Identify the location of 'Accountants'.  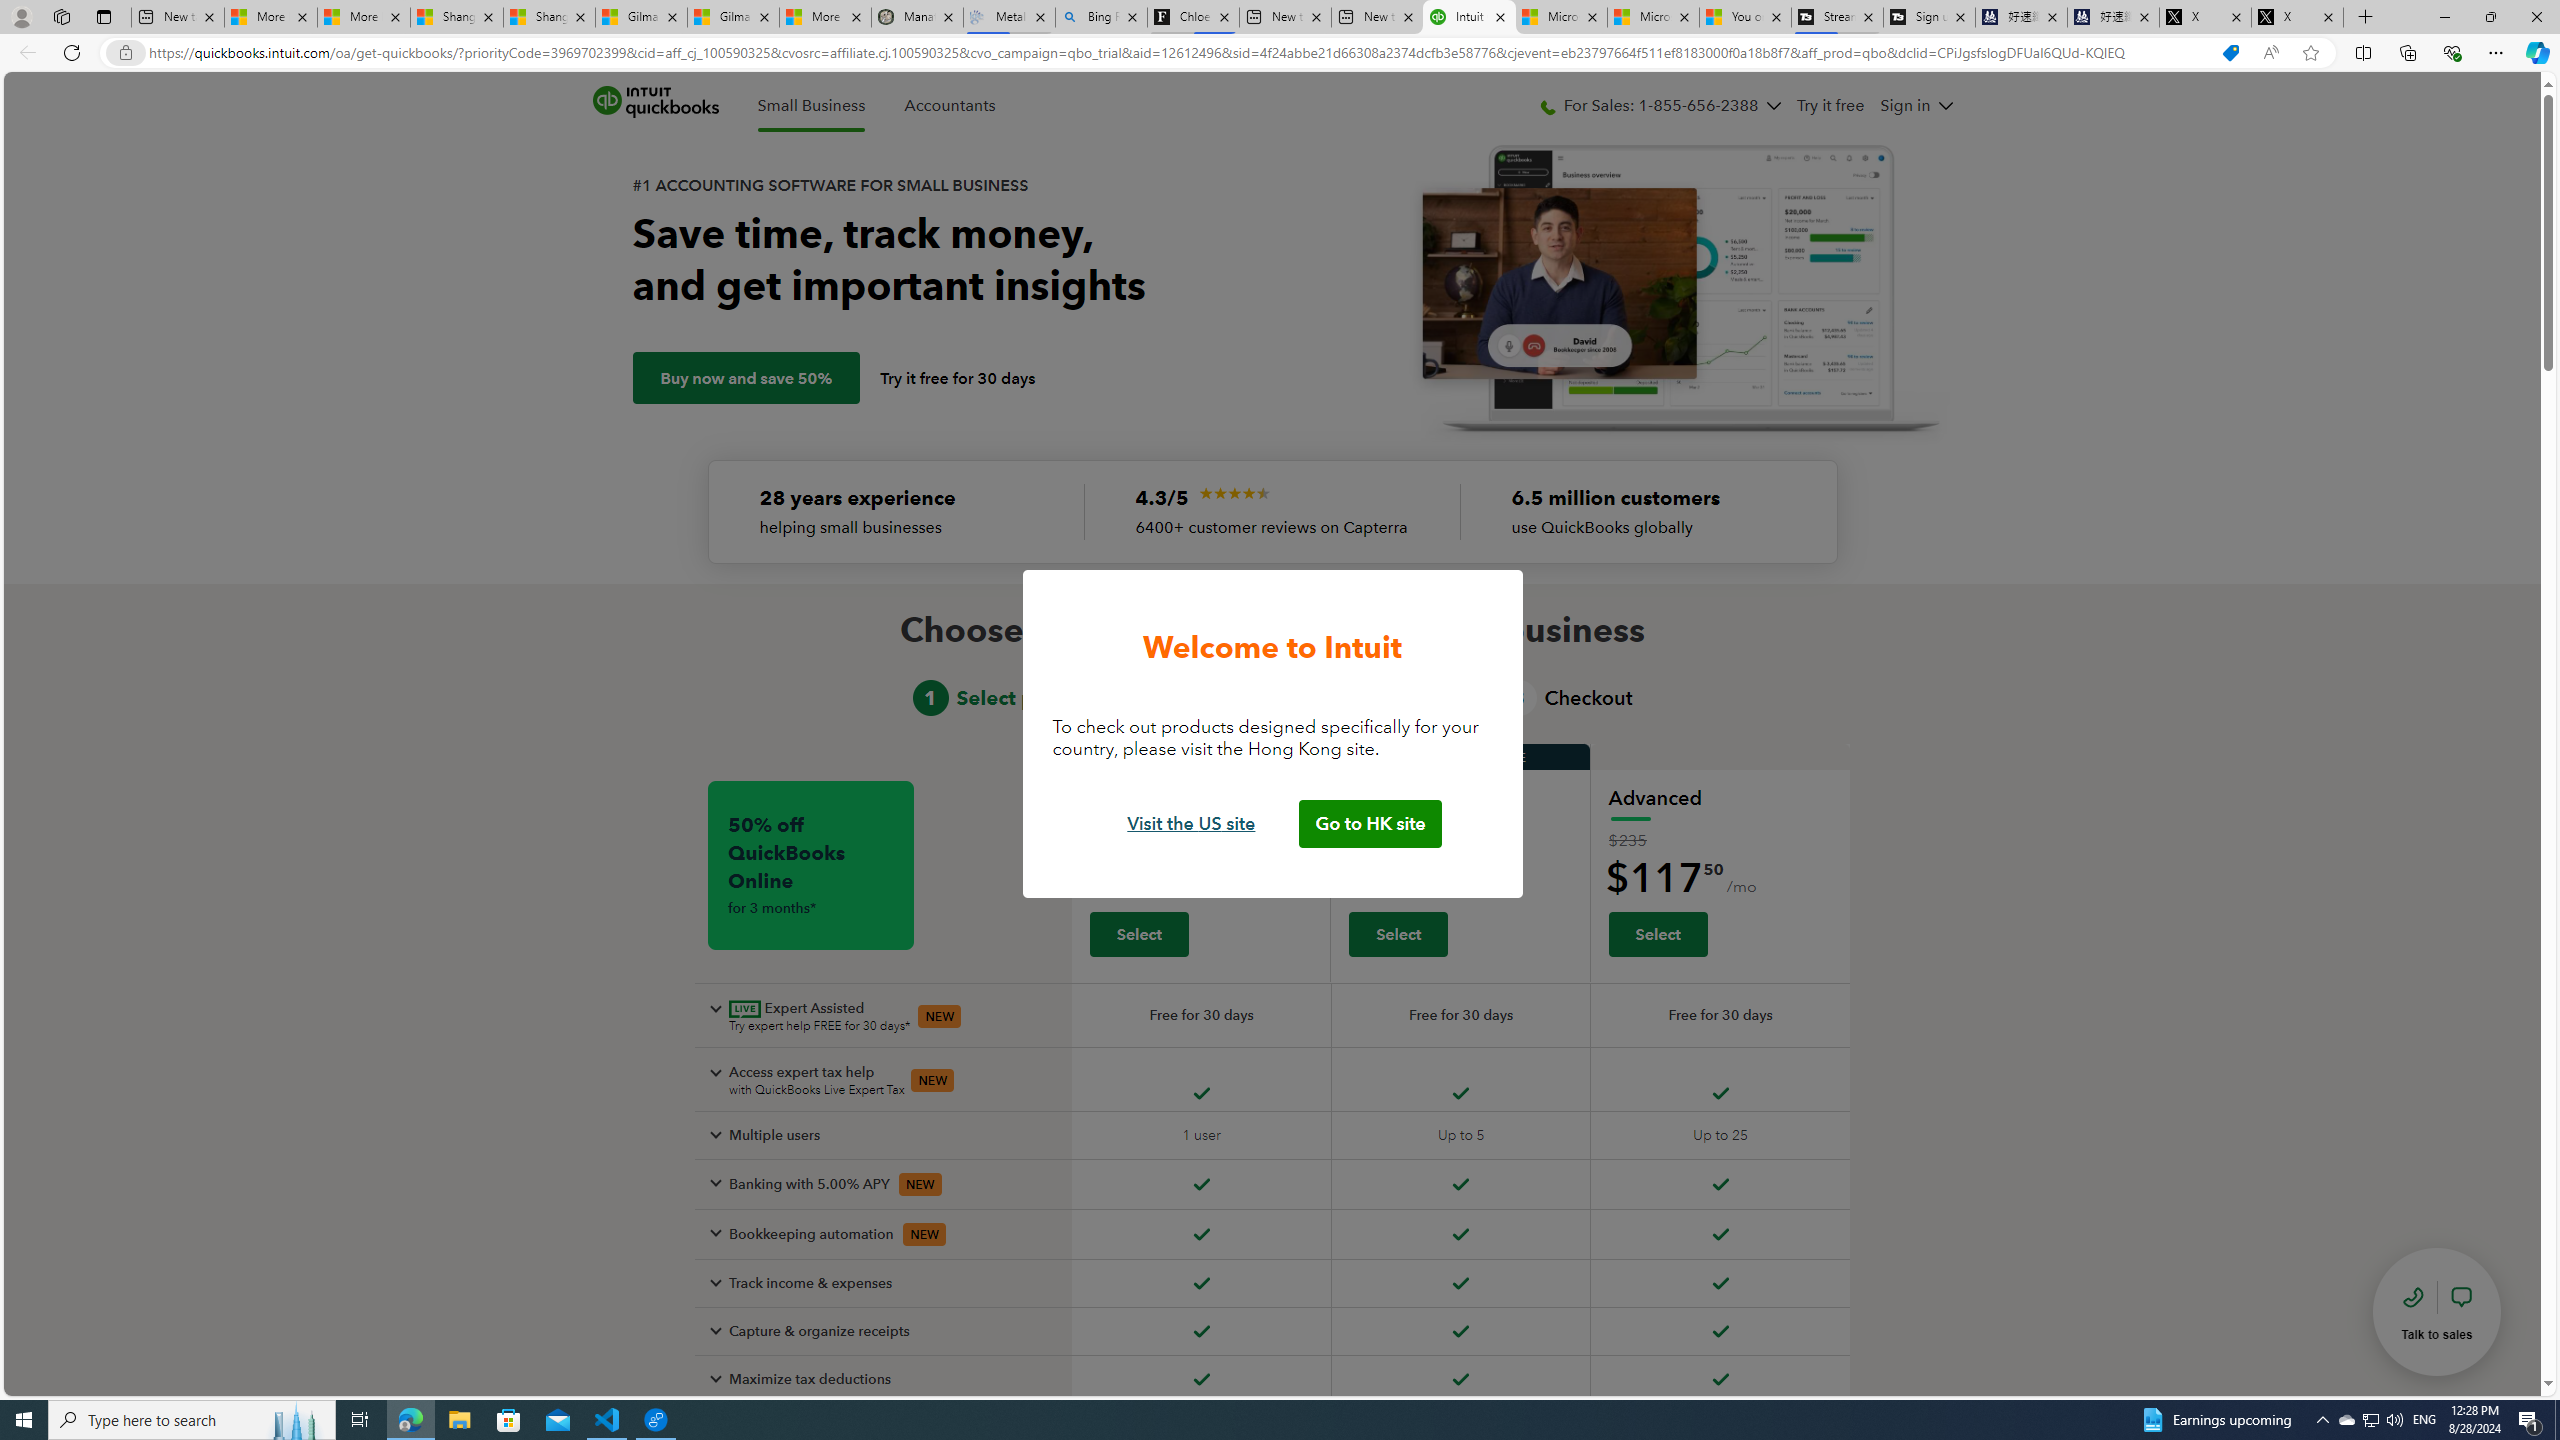
(949, 106).